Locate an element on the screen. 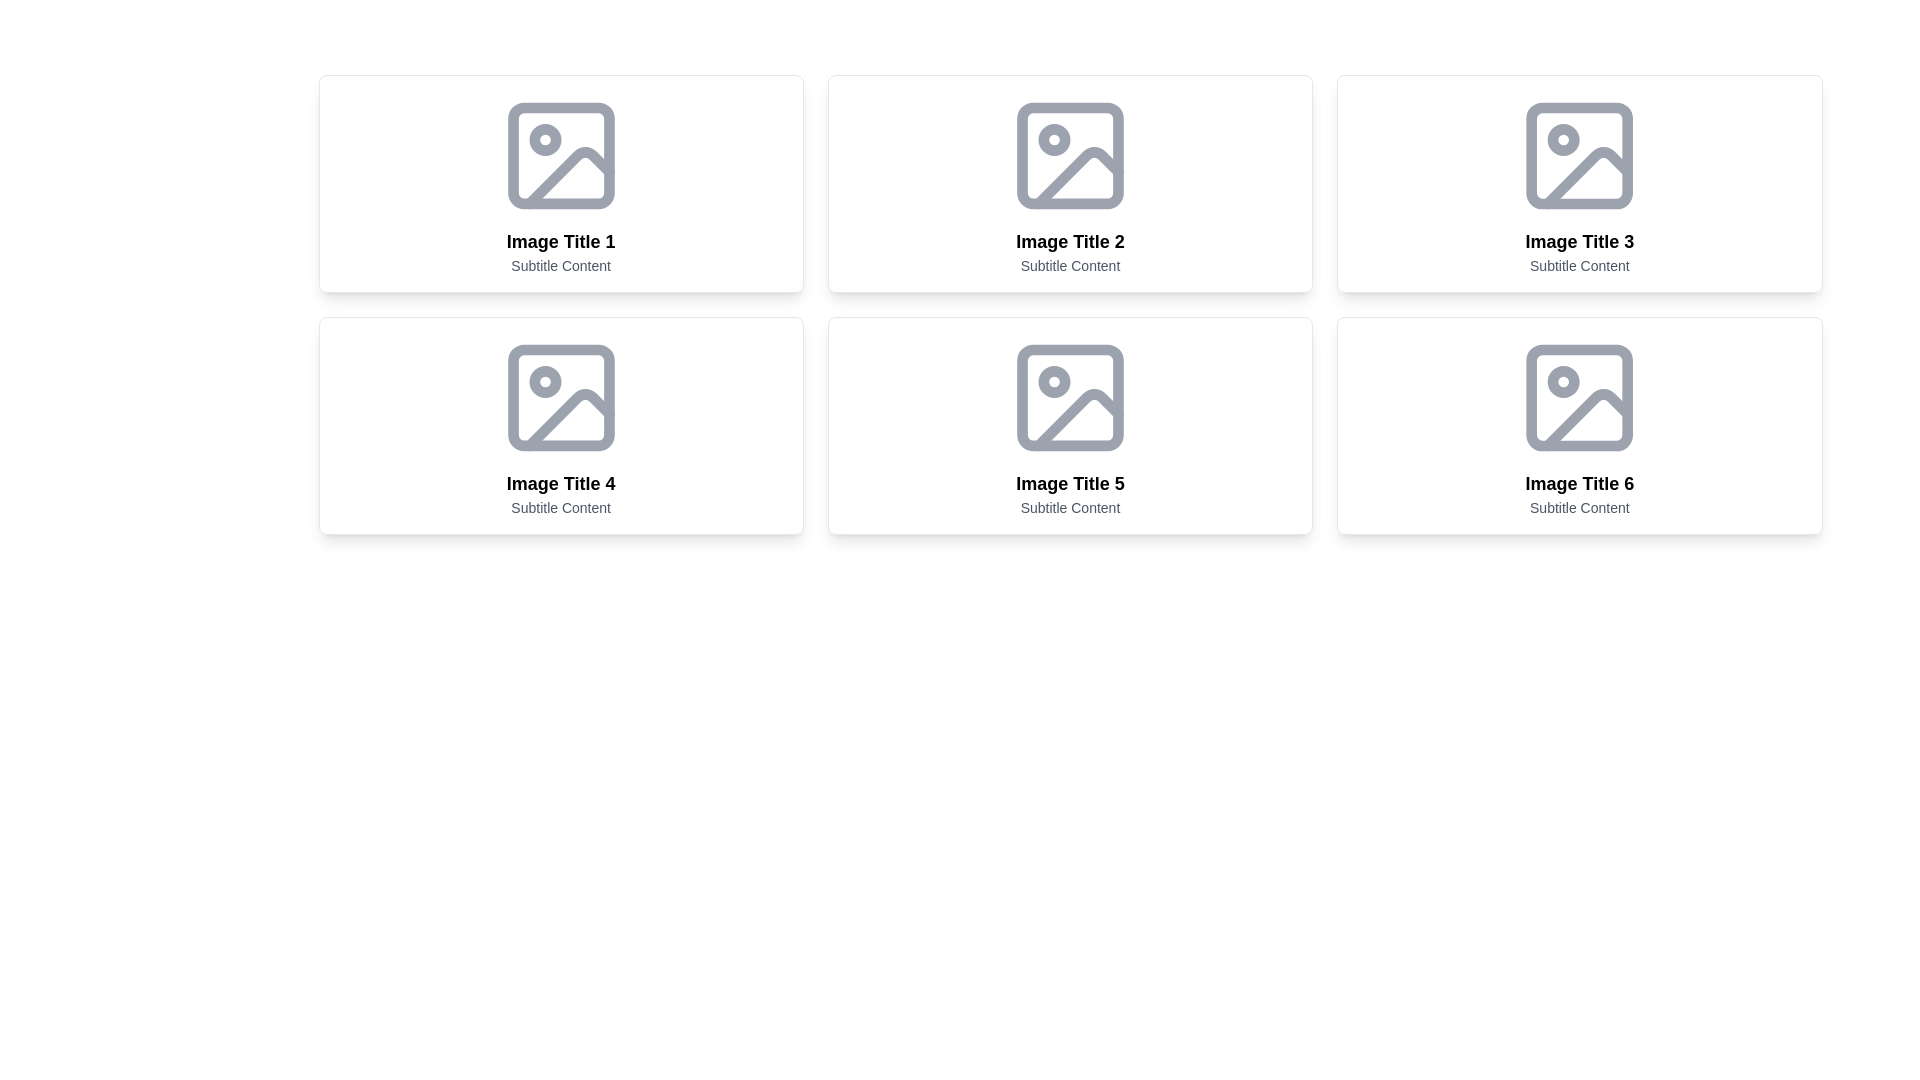 The width and height of the screenshot is (1920, 1080). the SVG image placeholder located at the top center of the card labeled 'Image Title 2', which is in the first row, second column of a grid of six cards is located at coordinates (1069, 154).